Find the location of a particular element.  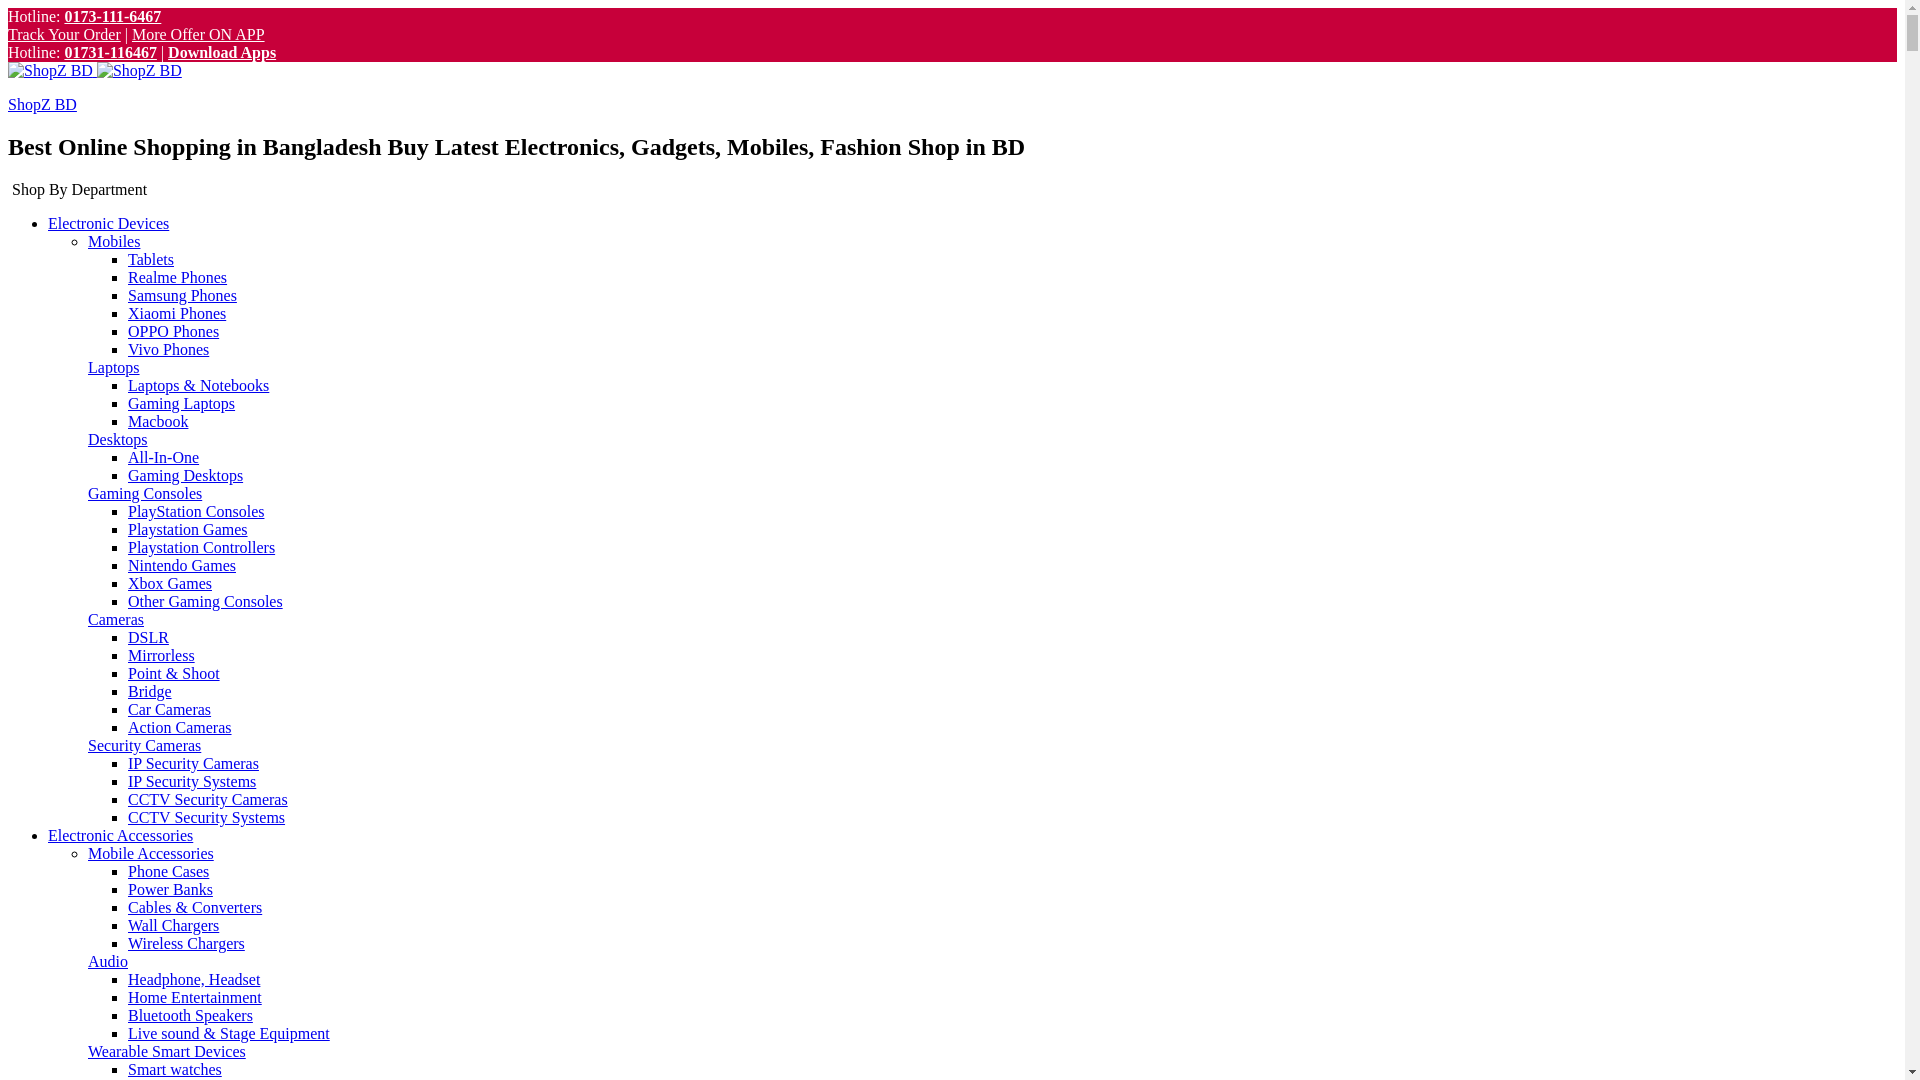

'Wireless Chargers' is located at coordinates (186, 943).